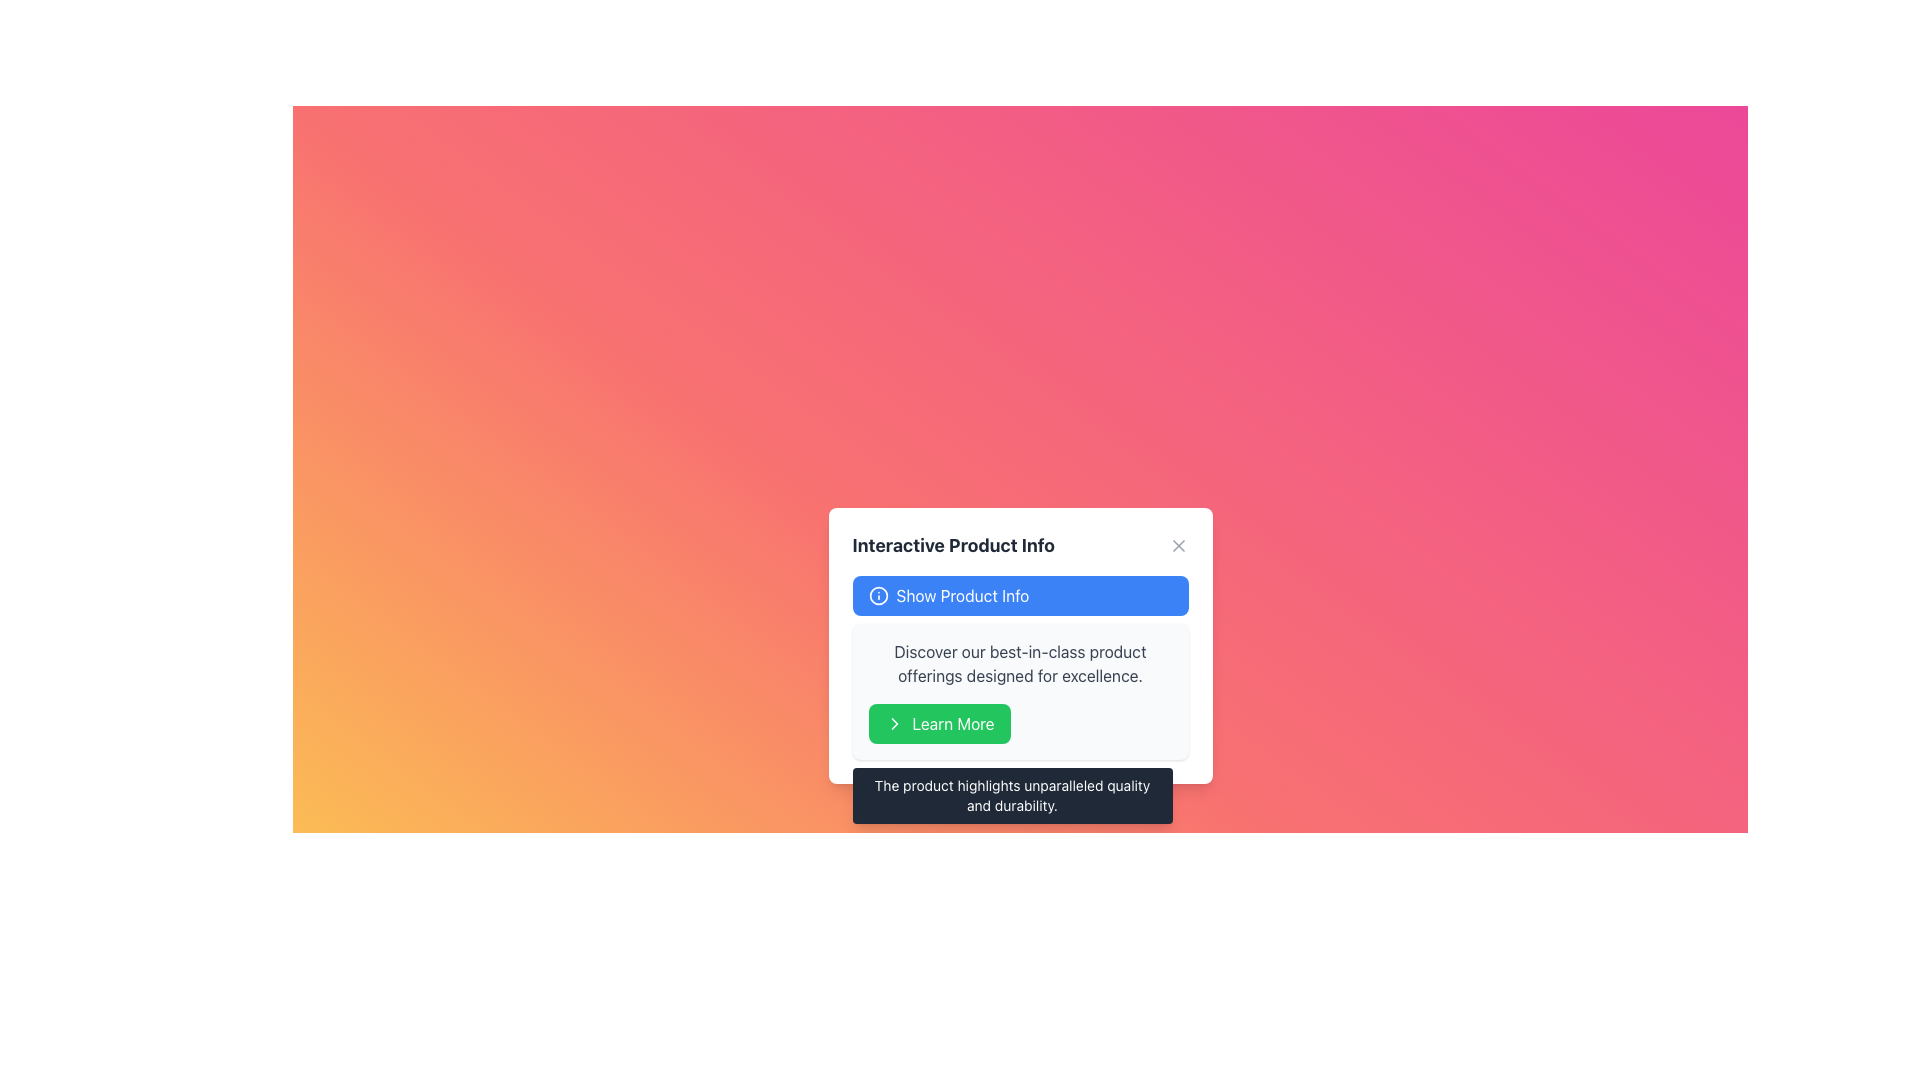 The height and width of the screenshot is (1080, 1920). I want to click on the textual elements in the 'Interactive Product Info' modal, so click(1020, 667).